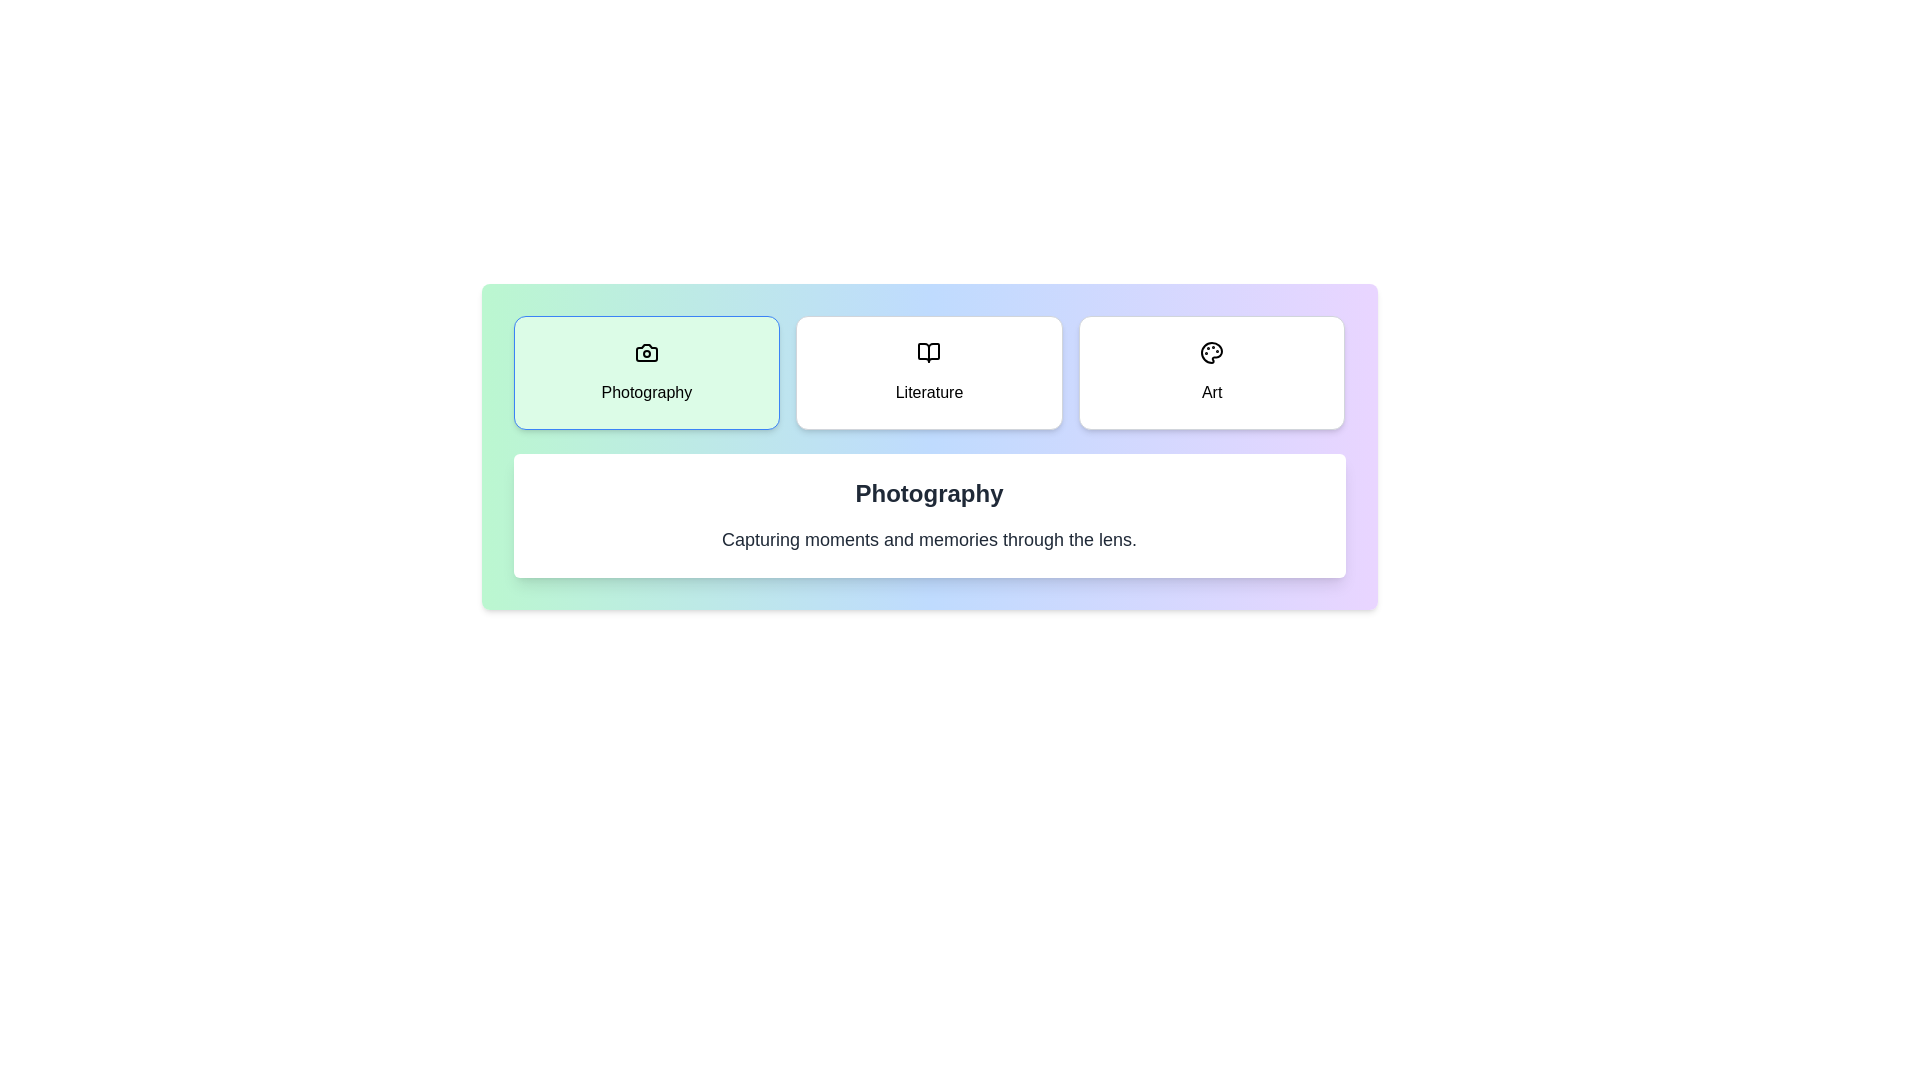 Image resolution: width=1920 pixels, height=1080 pixels. What do you see at coordinates (928, 540) in the screenshot?
I see `informational content of the static text located below the heading 'Photography' in the white box with rounded corners` at bounding box center [928, 540].